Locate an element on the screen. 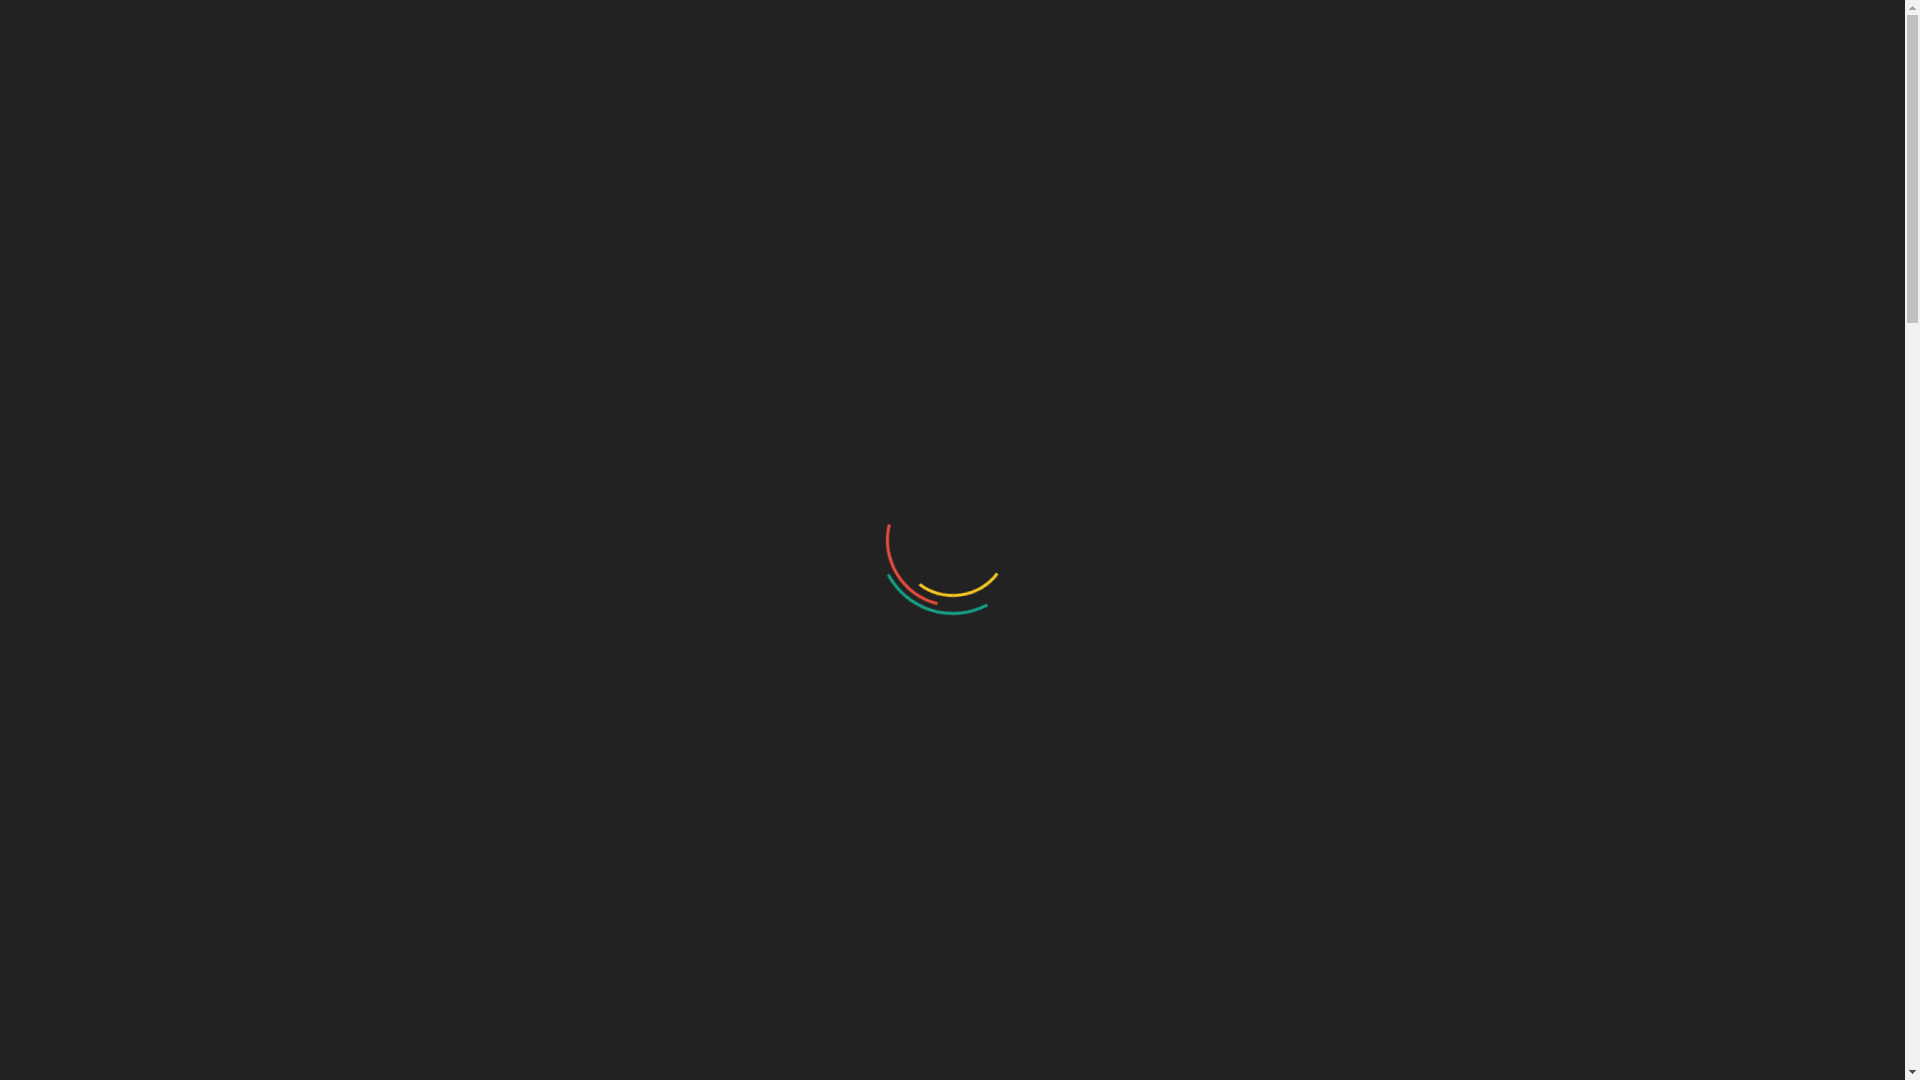 The width and height of the screenshot is (1920, 1080). 'PROJETOS DE PESQUISA' is located at coordinates (1173, 96).